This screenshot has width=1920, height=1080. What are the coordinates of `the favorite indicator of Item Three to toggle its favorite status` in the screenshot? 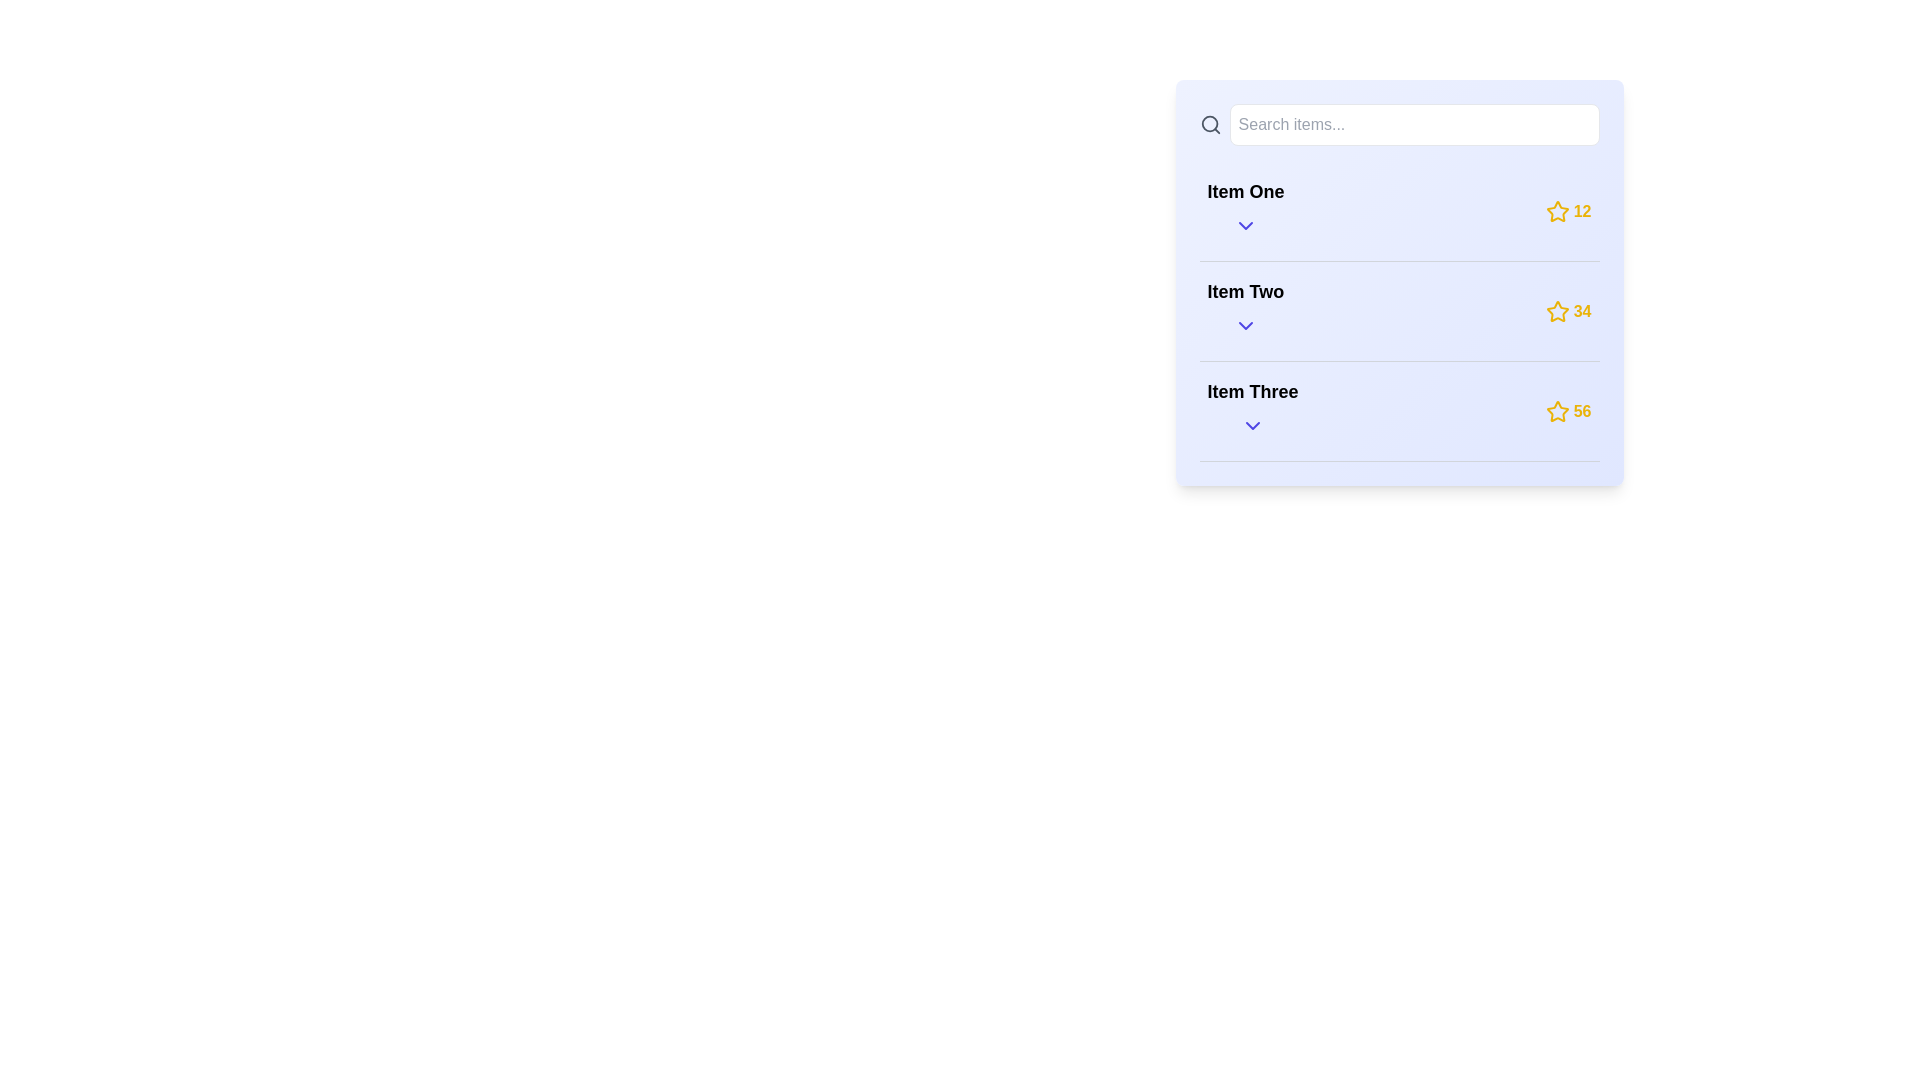 It's located at (1556, 410).